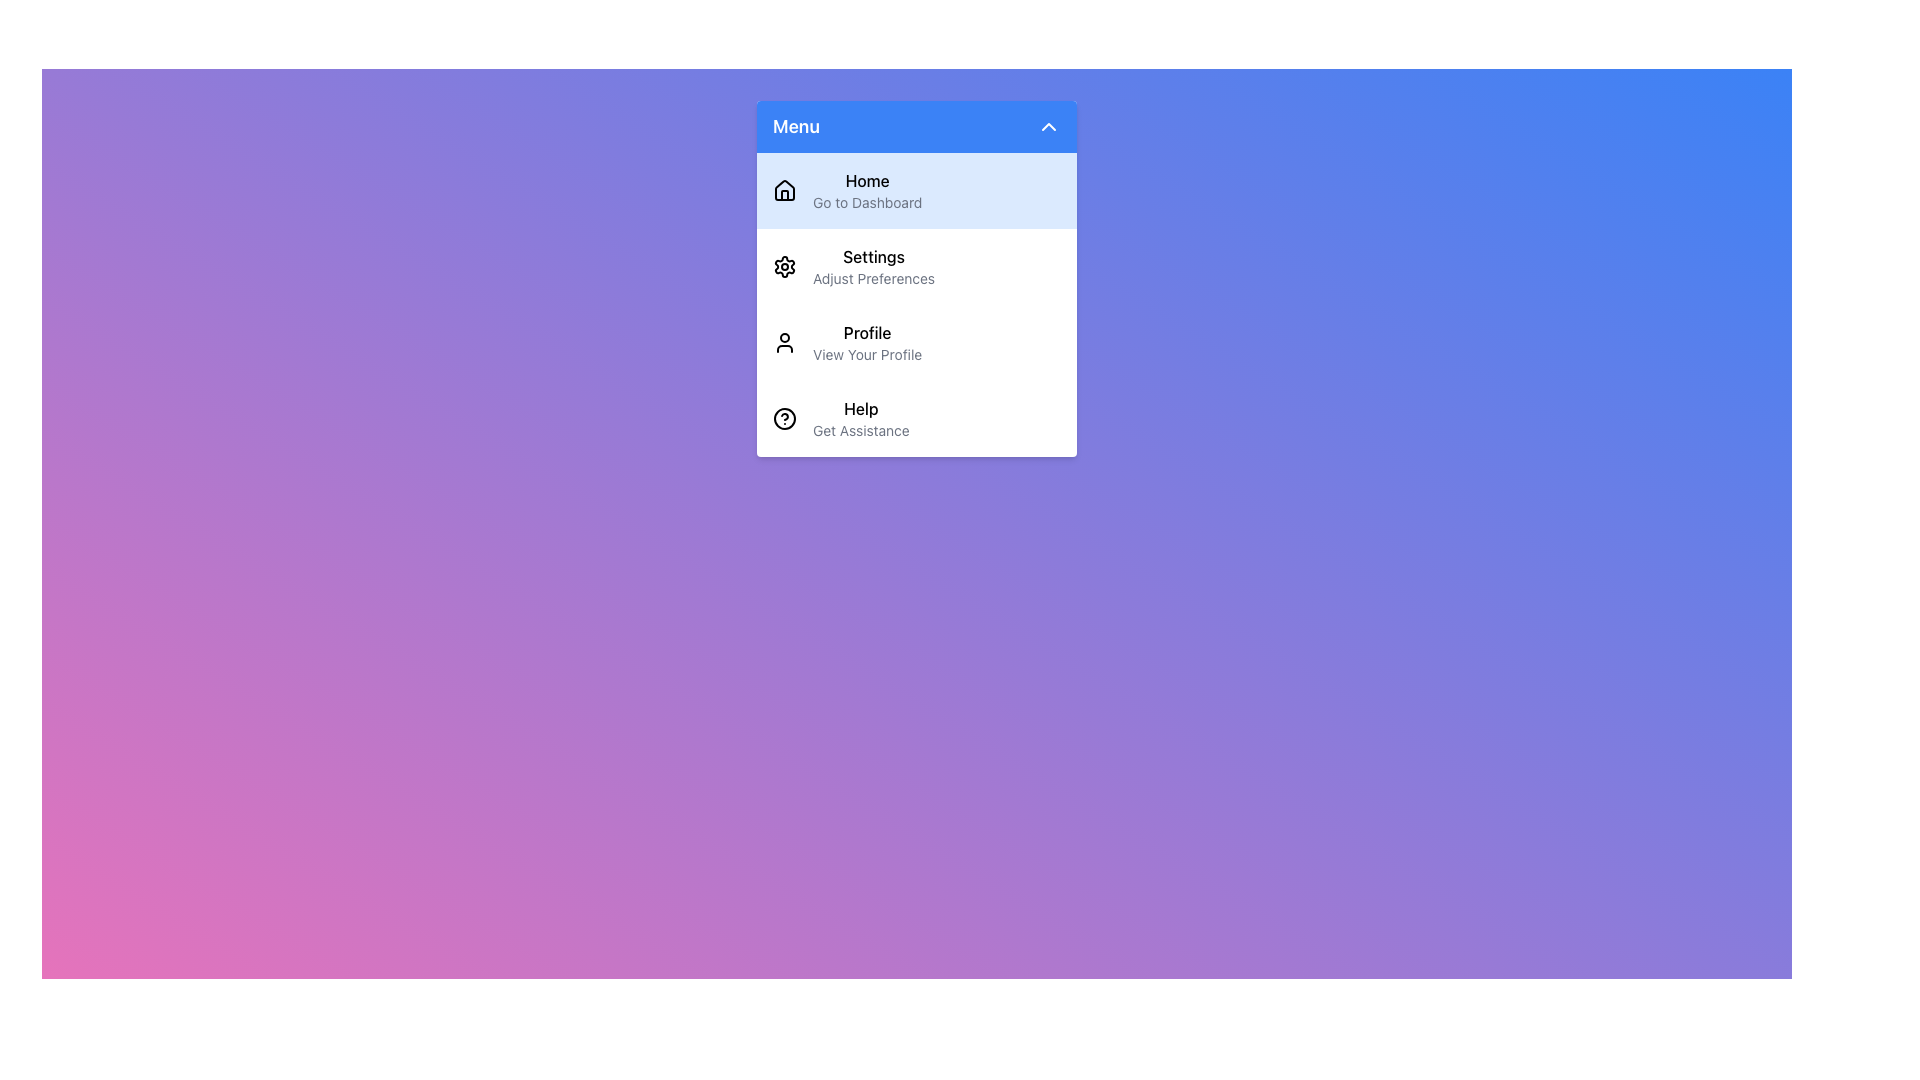 Image resolution: width=1920 pixels, height=1080 pixels. Describe the element at coordinates (867, 191) in the screenshot. I see `the 'Home' menu item, which features bold text and is the first item in the blue sidebar menu` at that location.